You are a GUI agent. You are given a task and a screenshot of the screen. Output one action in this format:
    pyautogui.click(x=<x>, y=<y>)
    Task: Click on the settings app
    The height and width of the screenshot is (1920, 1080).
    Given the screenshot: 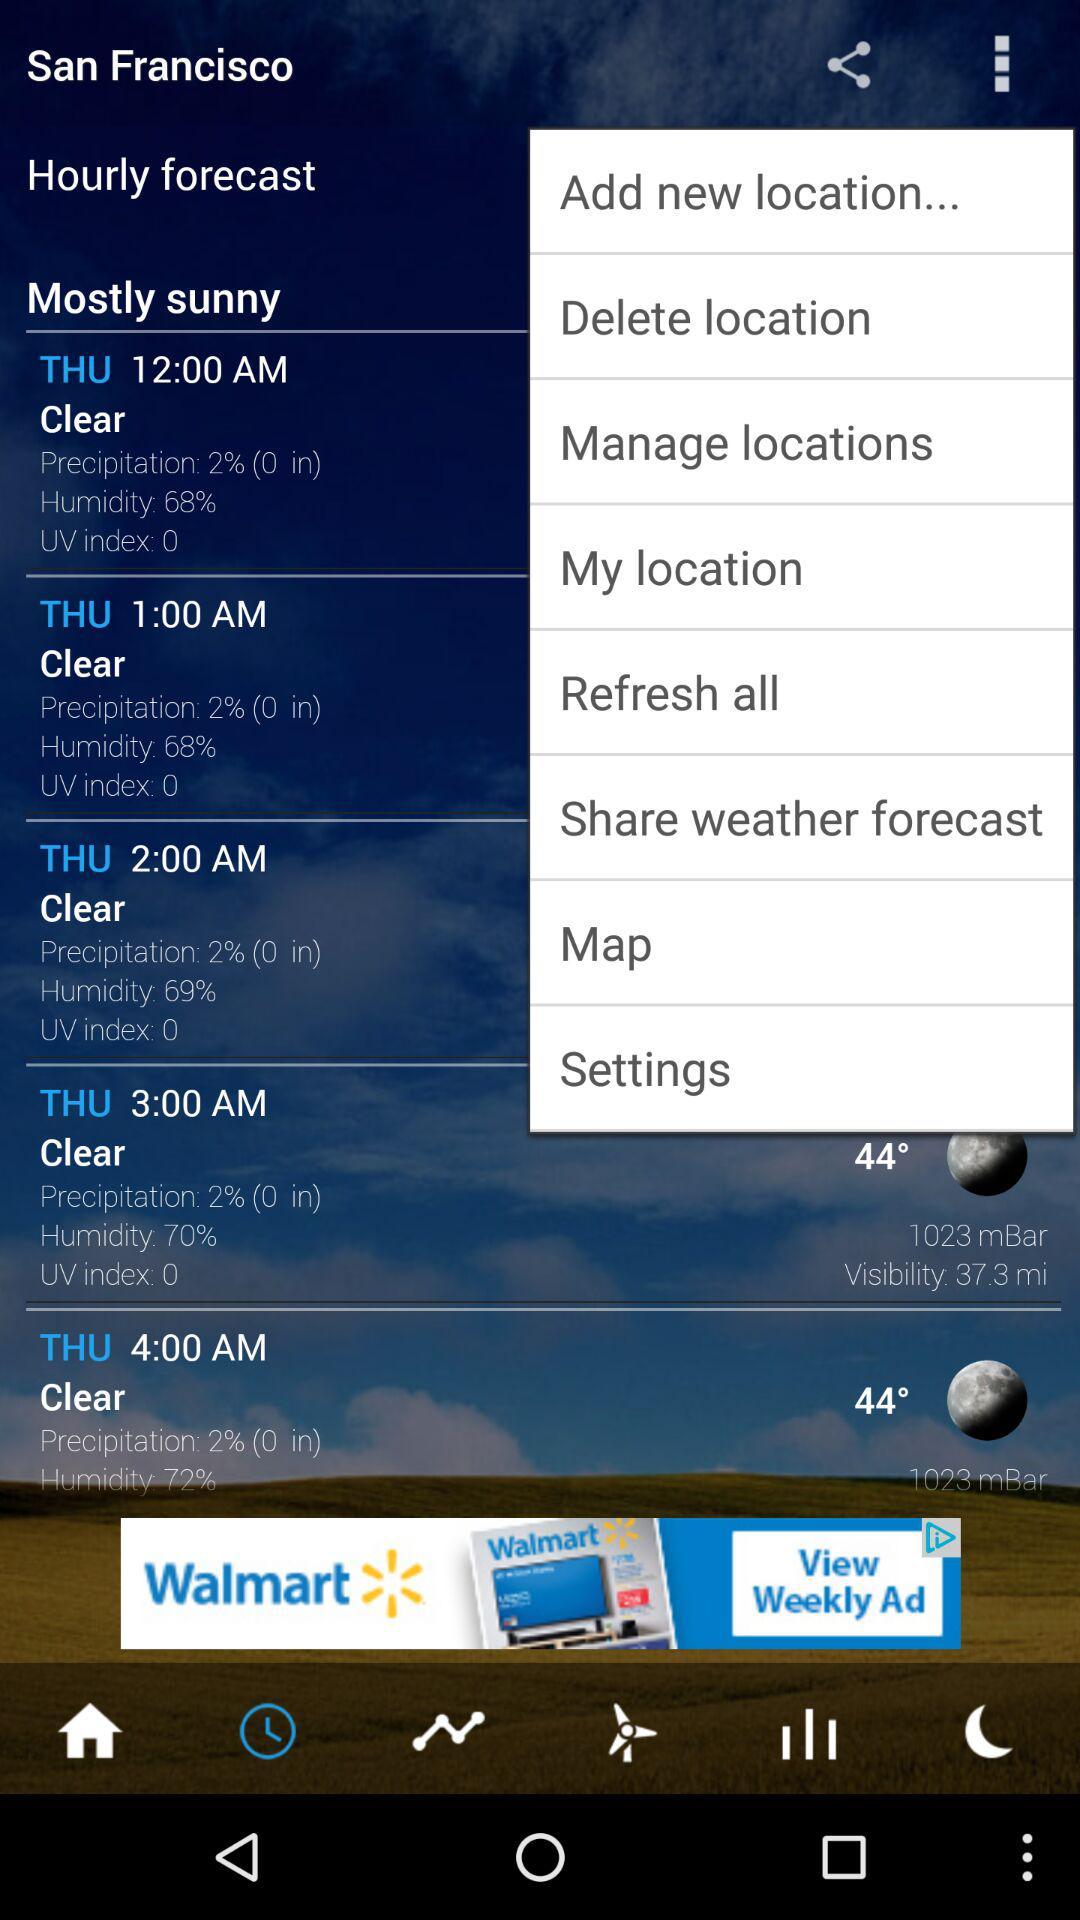 What is the action you would take?
    pyautogui.click(x=800, y=1066)
    